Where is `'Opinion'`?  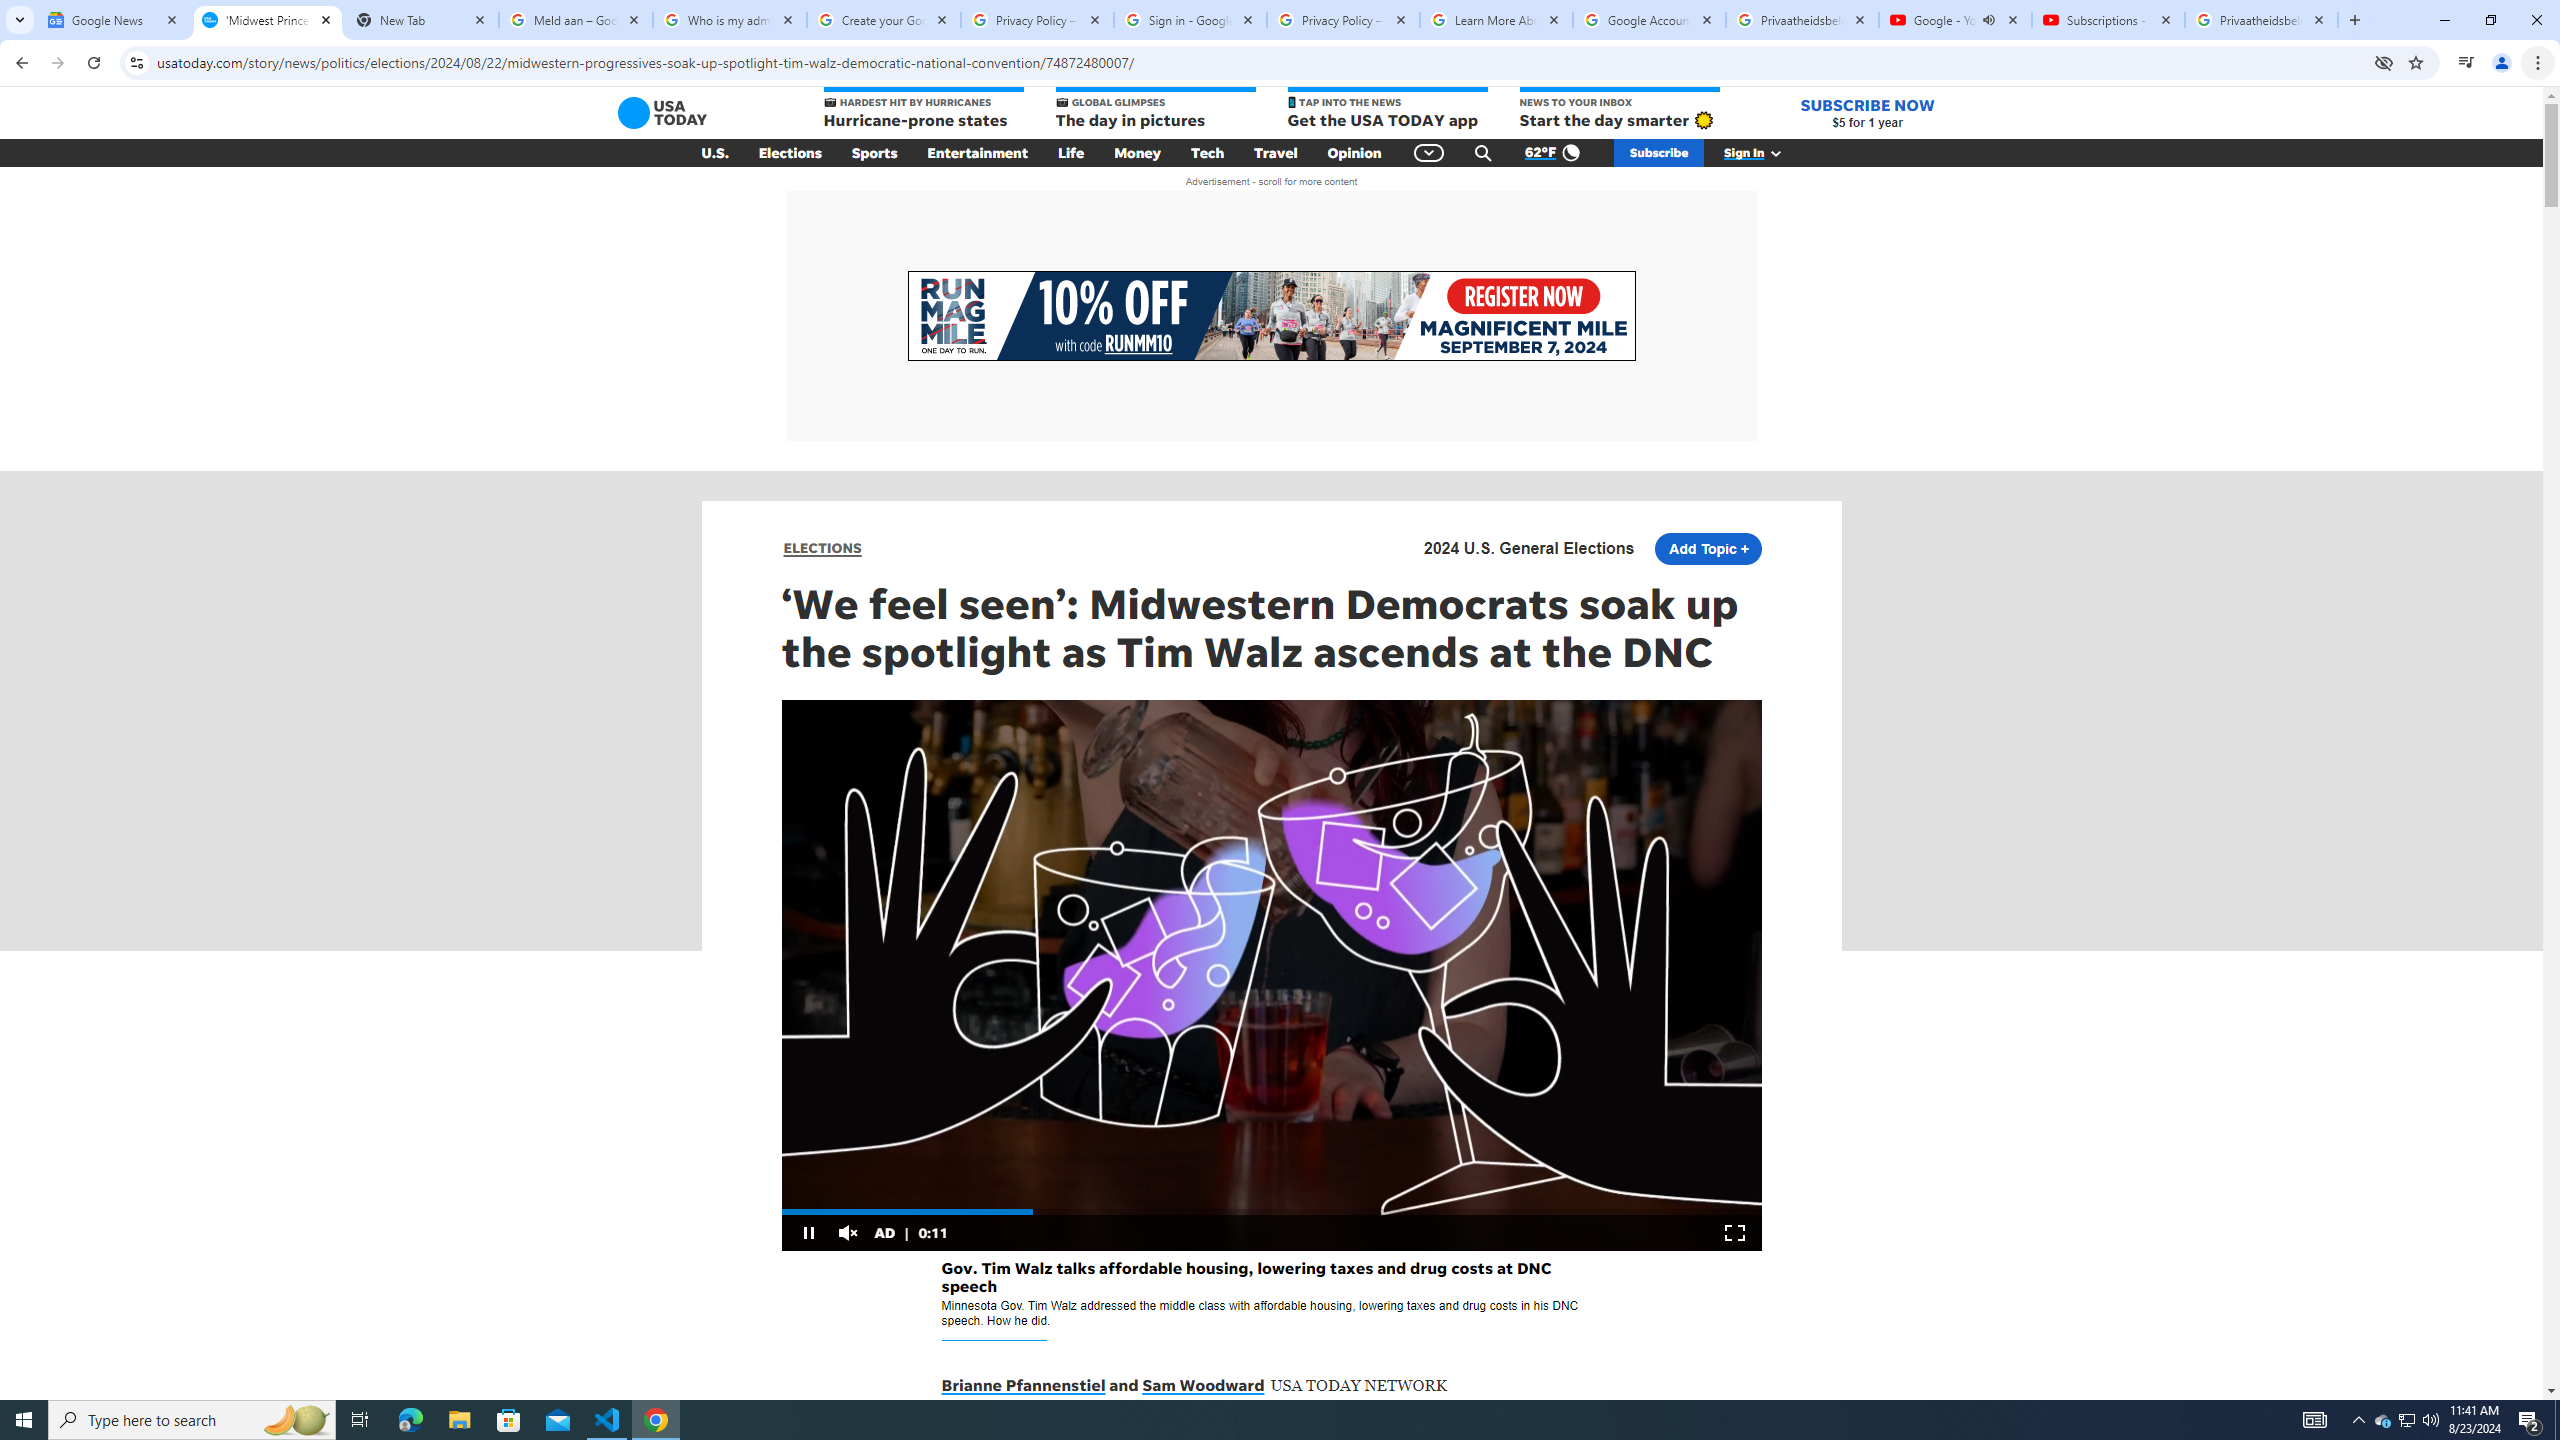 'Opinion' is located at coordinates (1353, 153).